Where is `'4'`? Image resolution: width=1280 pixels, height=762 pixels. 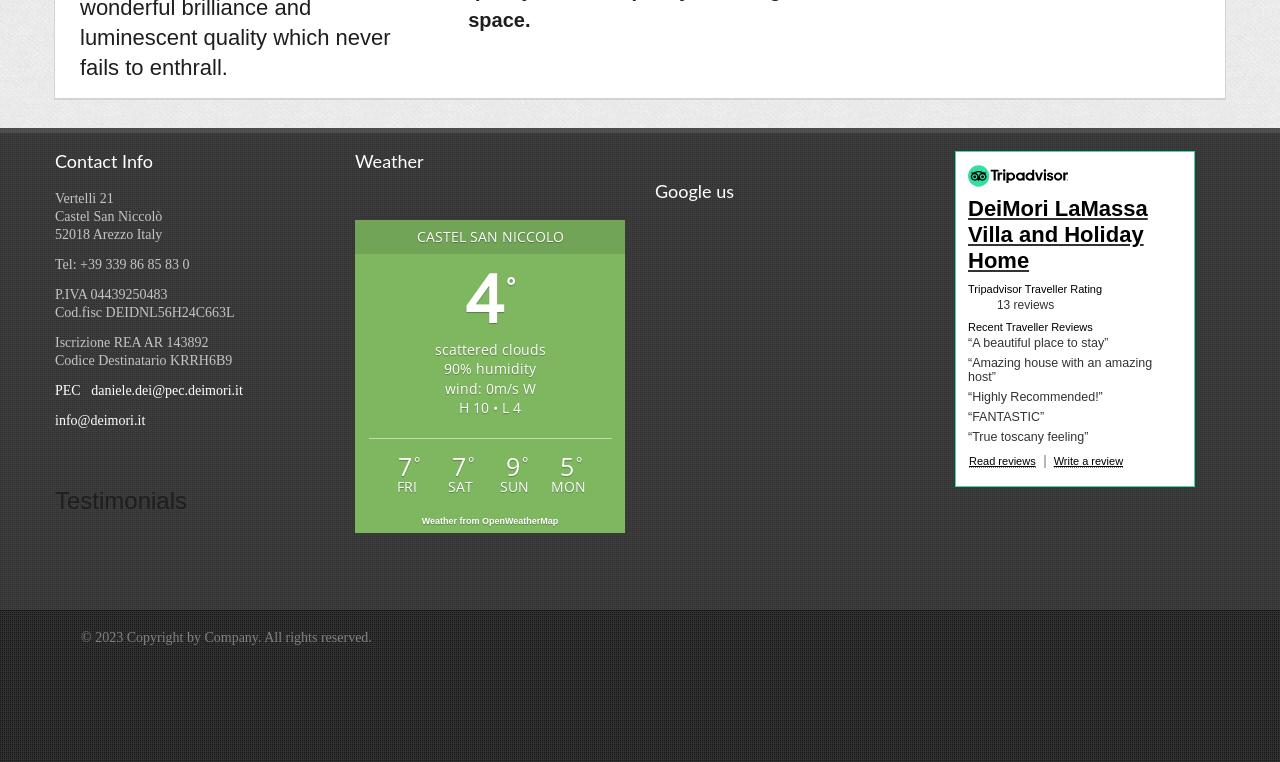
'4' is located at coordinates (483, 295).